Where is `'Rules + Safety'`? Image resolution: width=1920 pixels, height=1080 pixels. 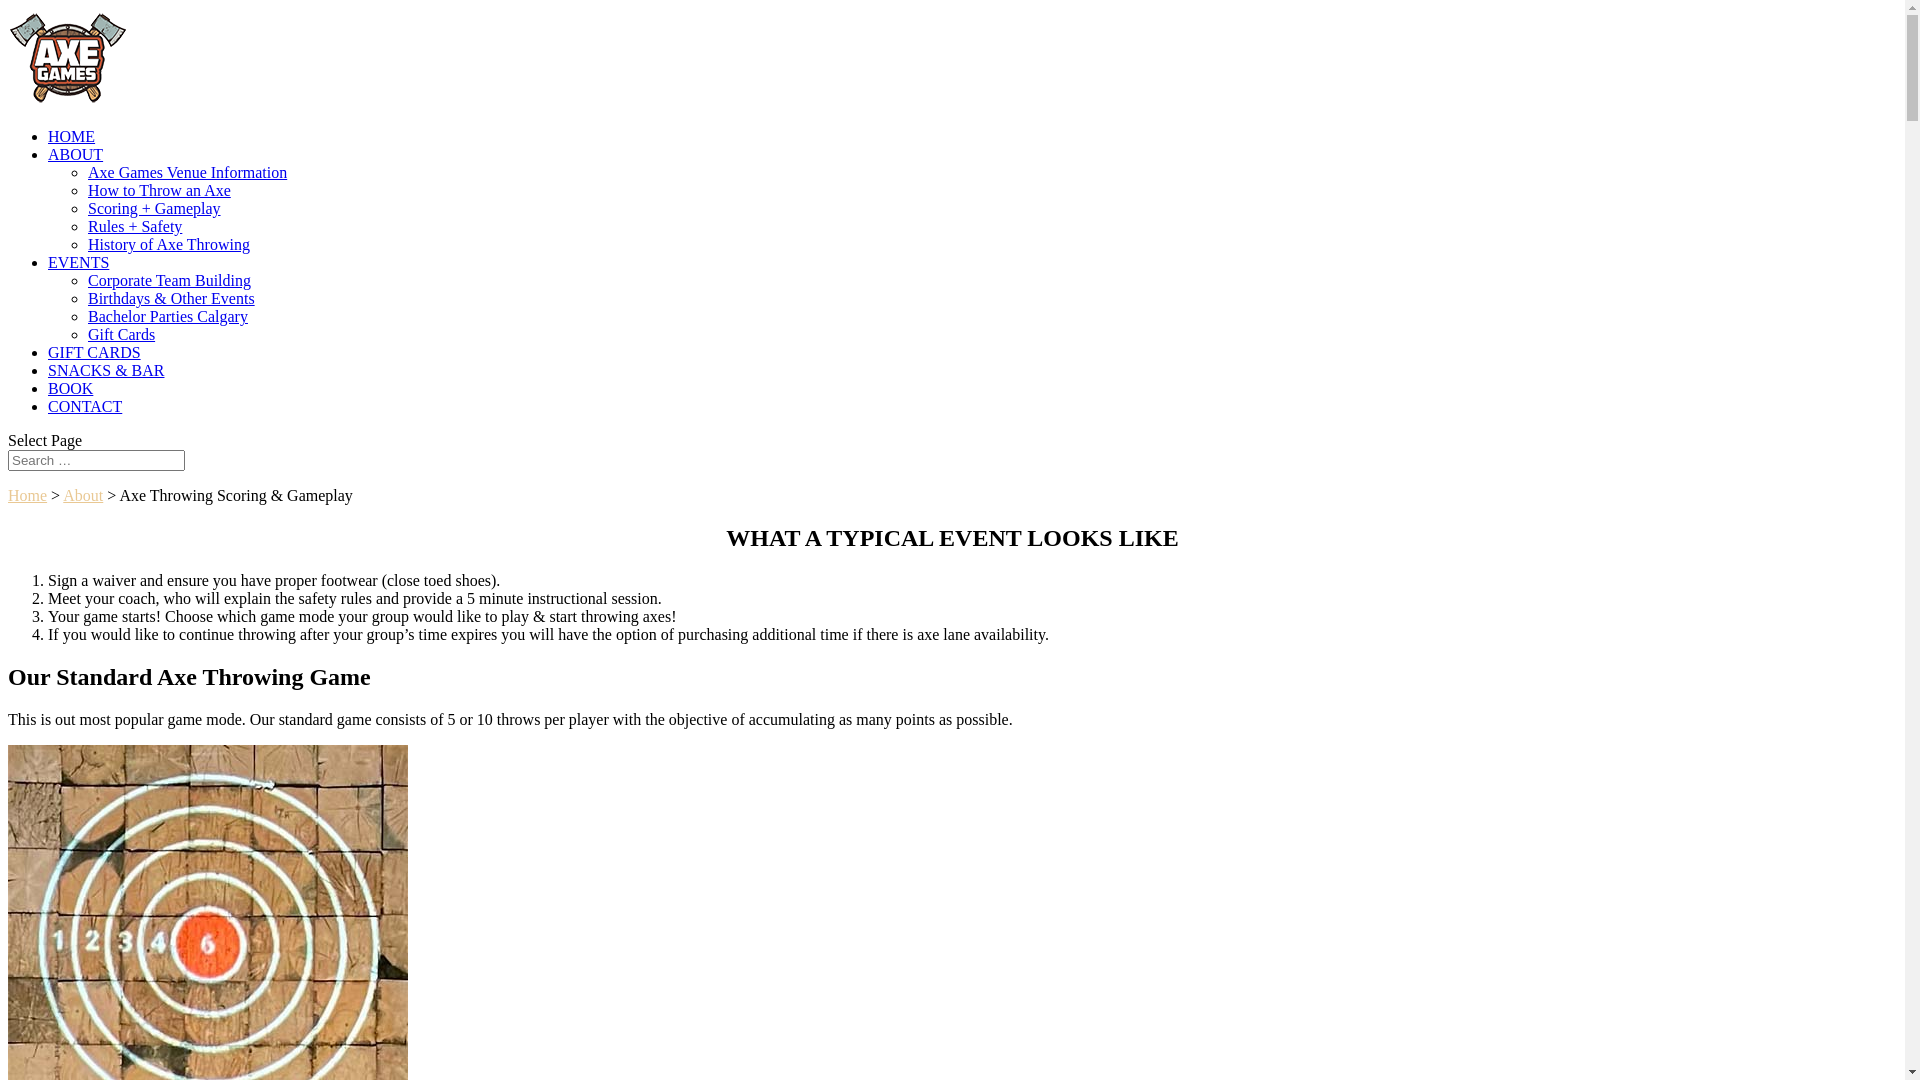 'Rules + Safety' is located at coordinates (133, 225).